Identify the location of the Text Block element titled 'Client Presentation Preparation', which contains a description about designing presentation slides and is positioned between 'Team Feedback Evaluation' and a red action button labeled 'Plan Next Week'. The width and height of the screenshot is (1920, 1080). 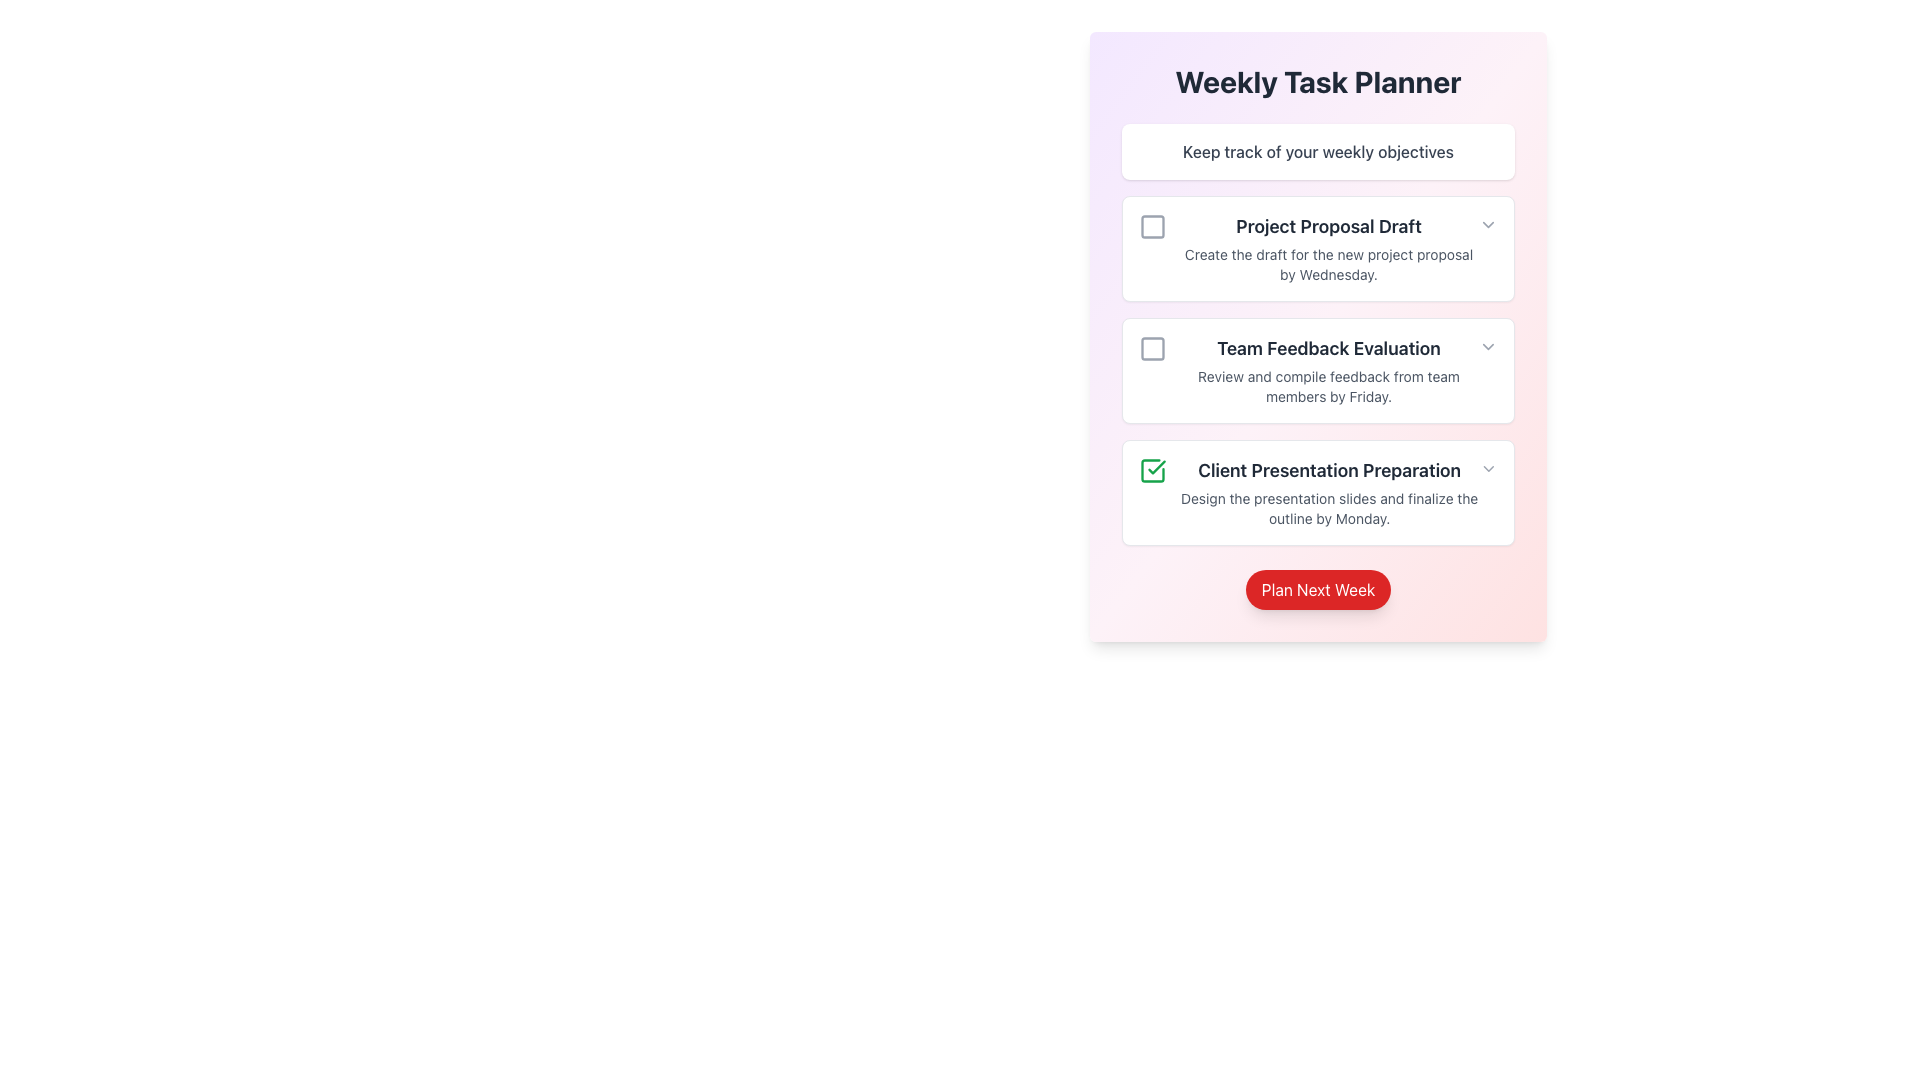
(1329, 493).